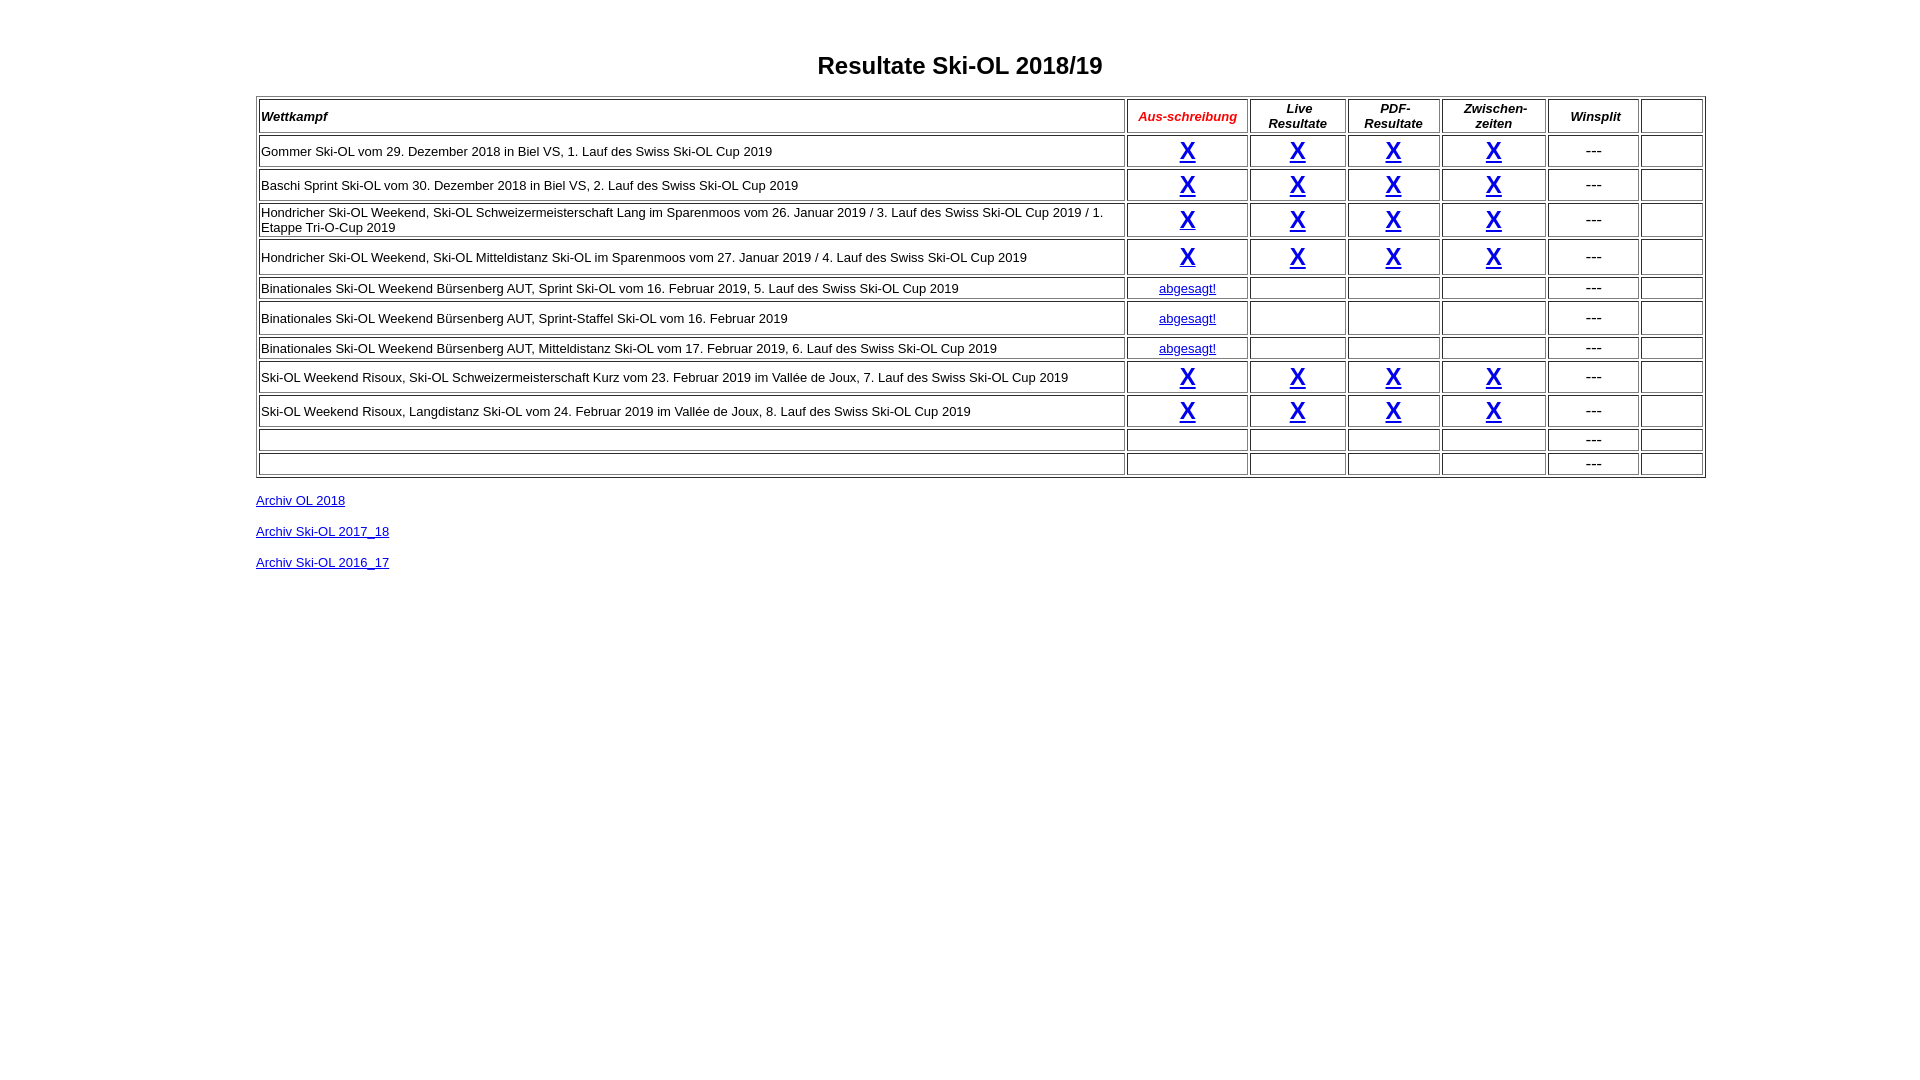  I want to click on 'X', so click(1493, 376).